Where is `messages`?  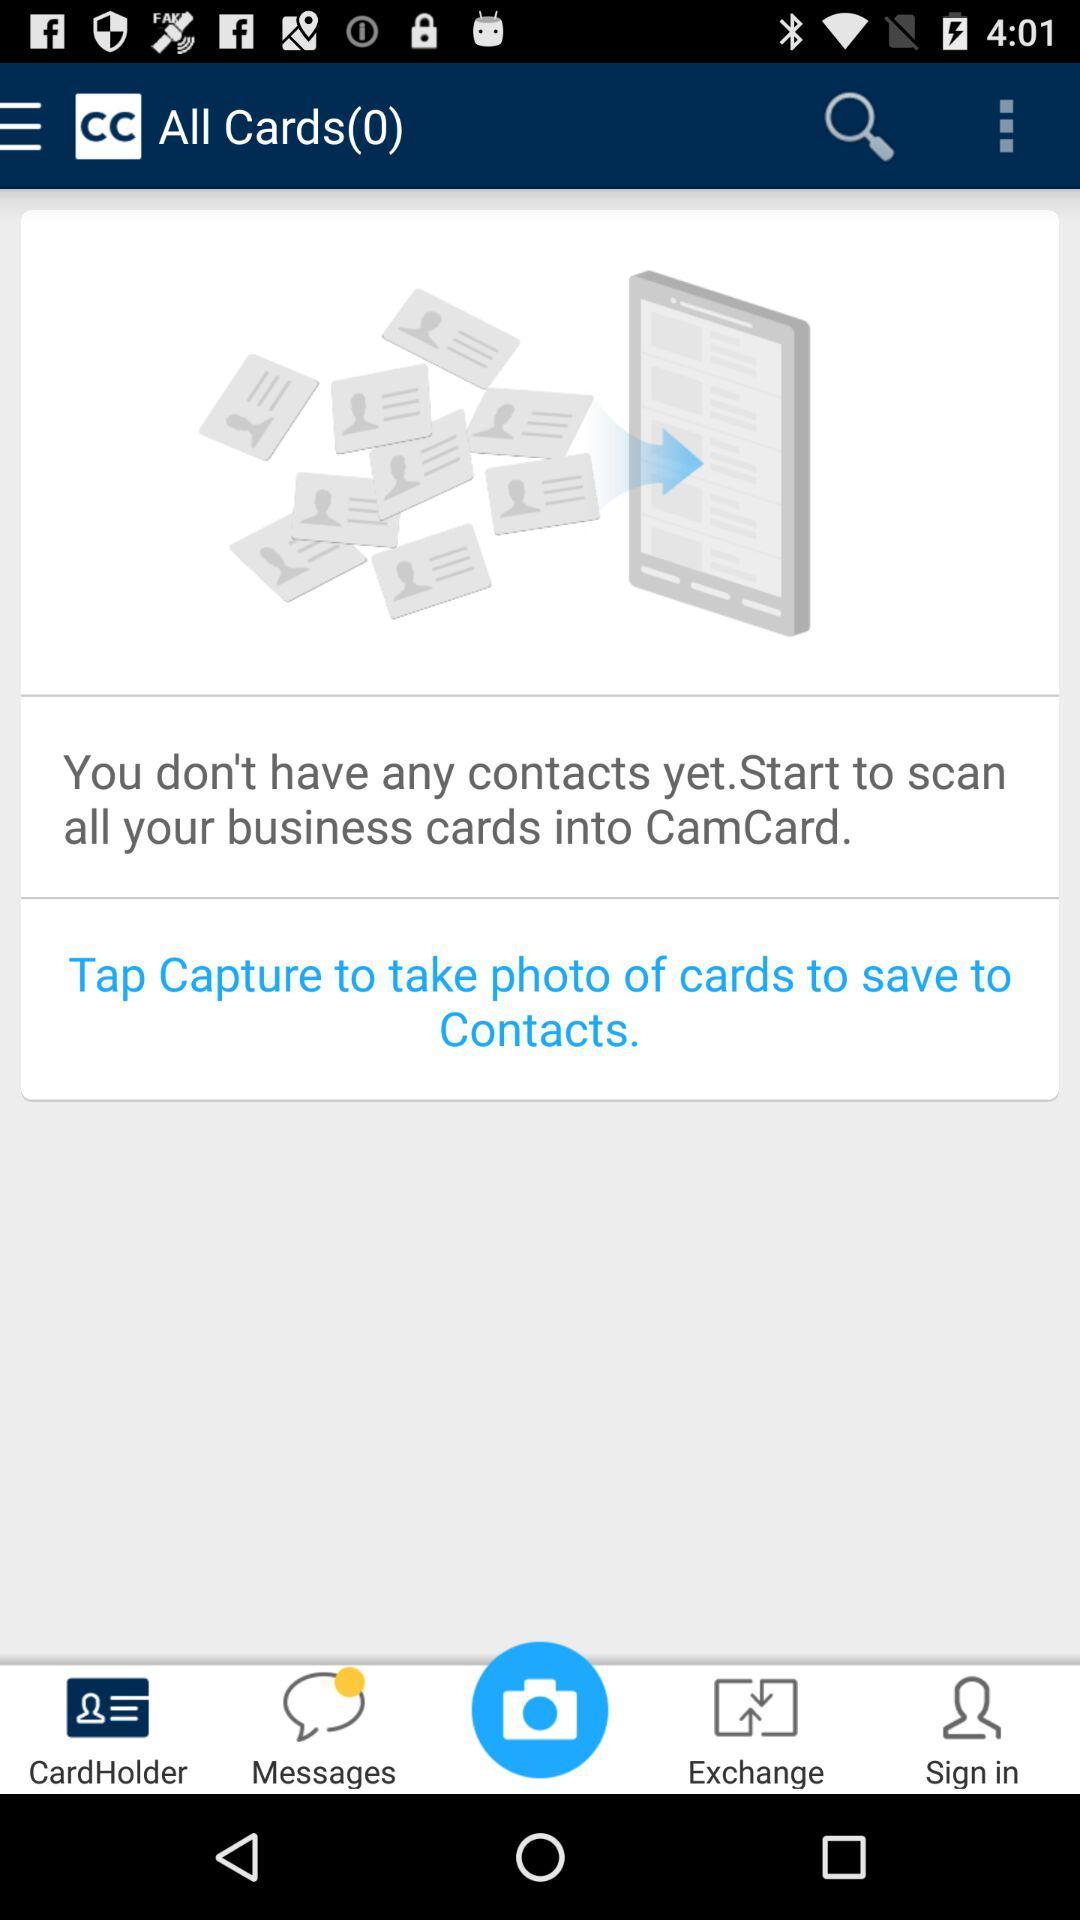
messages is located at coordinates (323, 1726).